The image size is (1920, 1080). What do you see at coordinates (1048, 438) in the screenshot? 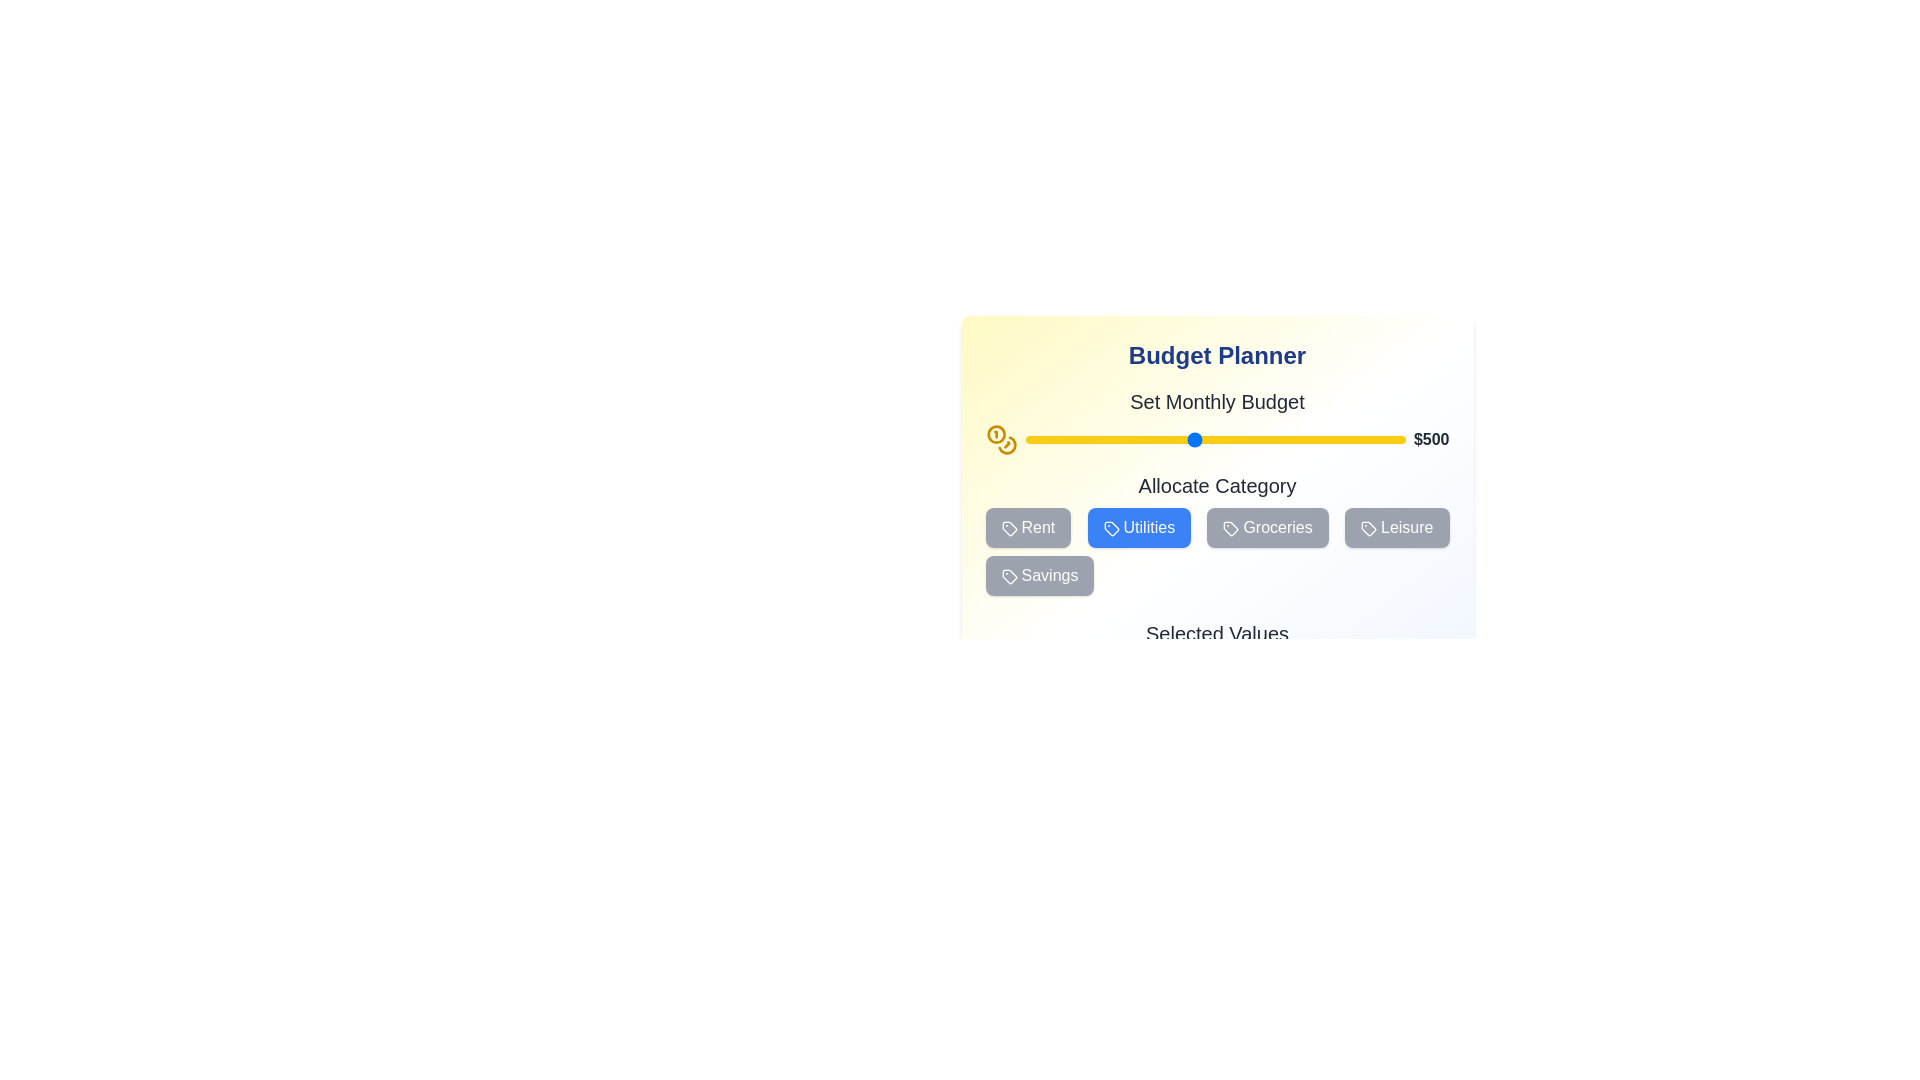
I see `the monthly budget` at bounding box center [1048, 438].